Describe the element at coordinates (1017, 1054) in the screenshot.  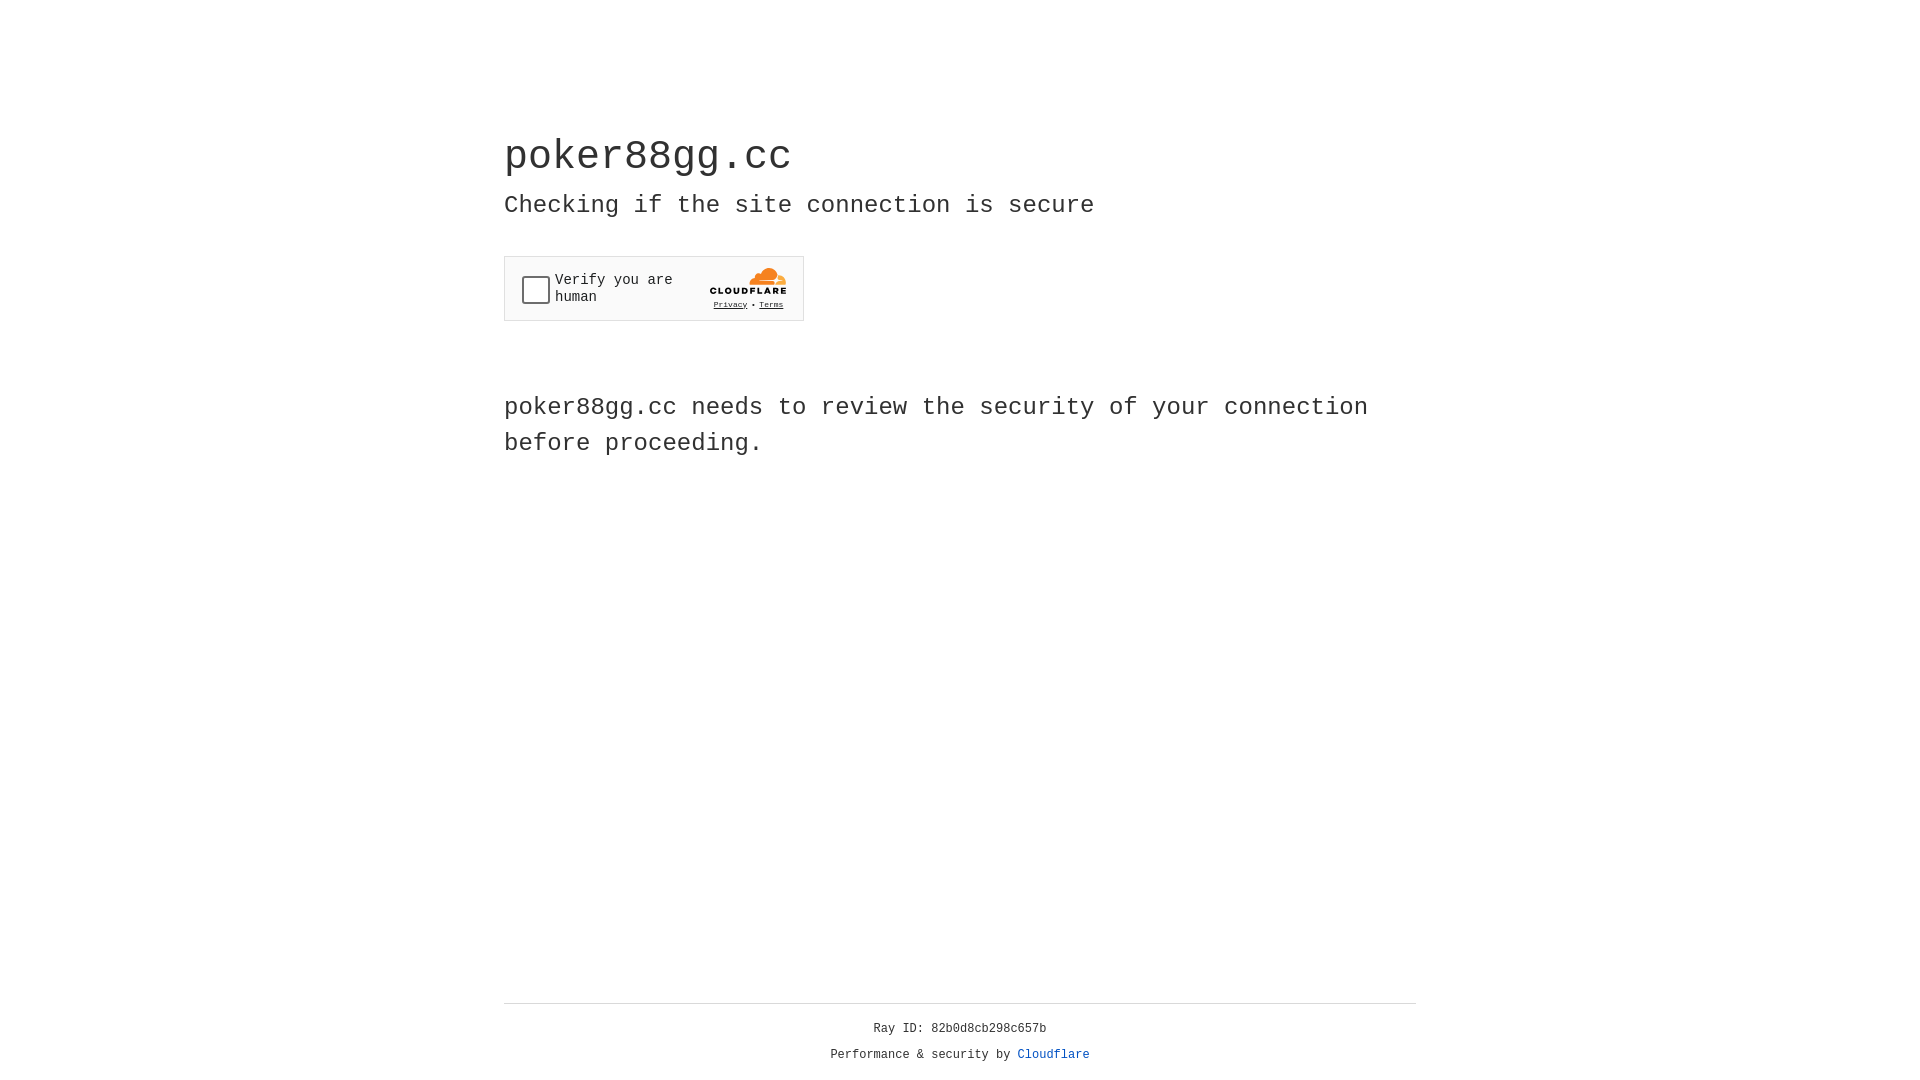
I see `'Cloudflare'` at that location.